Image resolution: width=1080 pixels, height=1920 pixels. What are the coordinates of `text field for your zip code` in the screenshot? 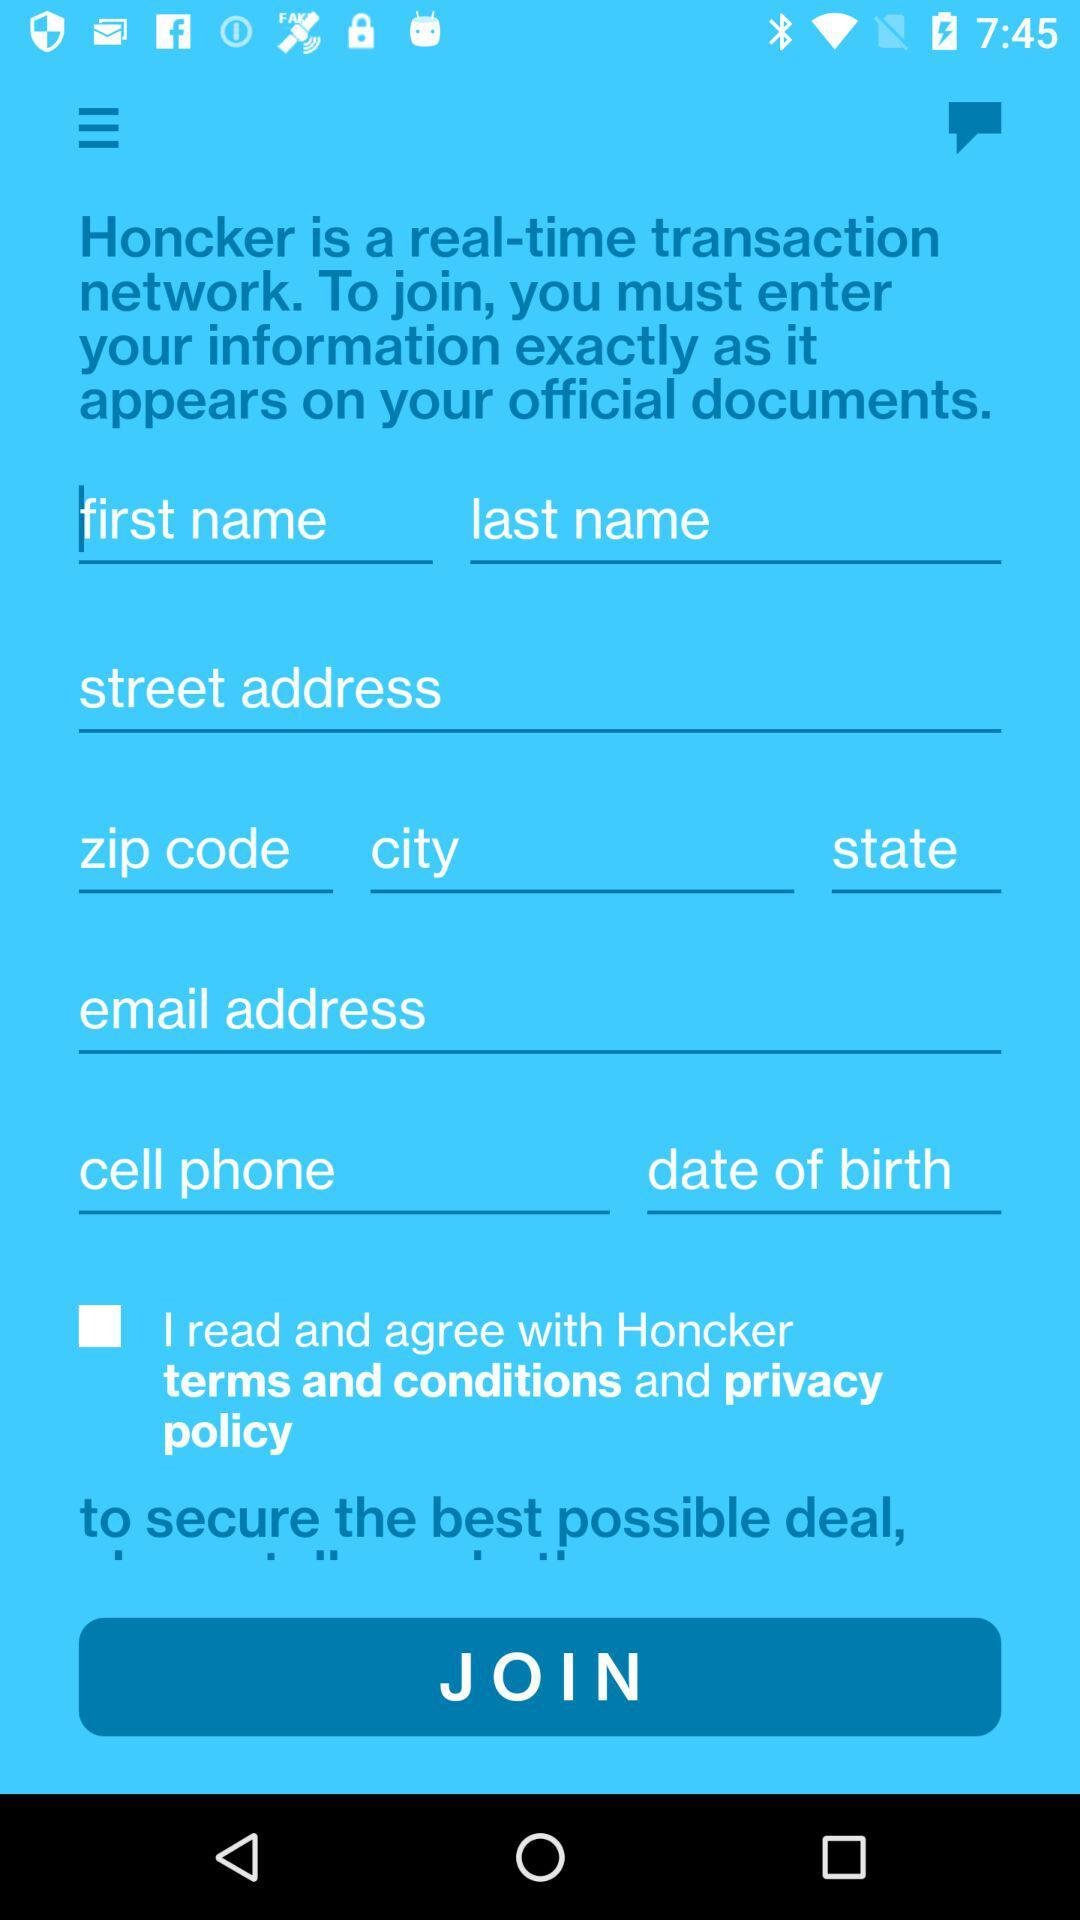 It's located at (205, 847).